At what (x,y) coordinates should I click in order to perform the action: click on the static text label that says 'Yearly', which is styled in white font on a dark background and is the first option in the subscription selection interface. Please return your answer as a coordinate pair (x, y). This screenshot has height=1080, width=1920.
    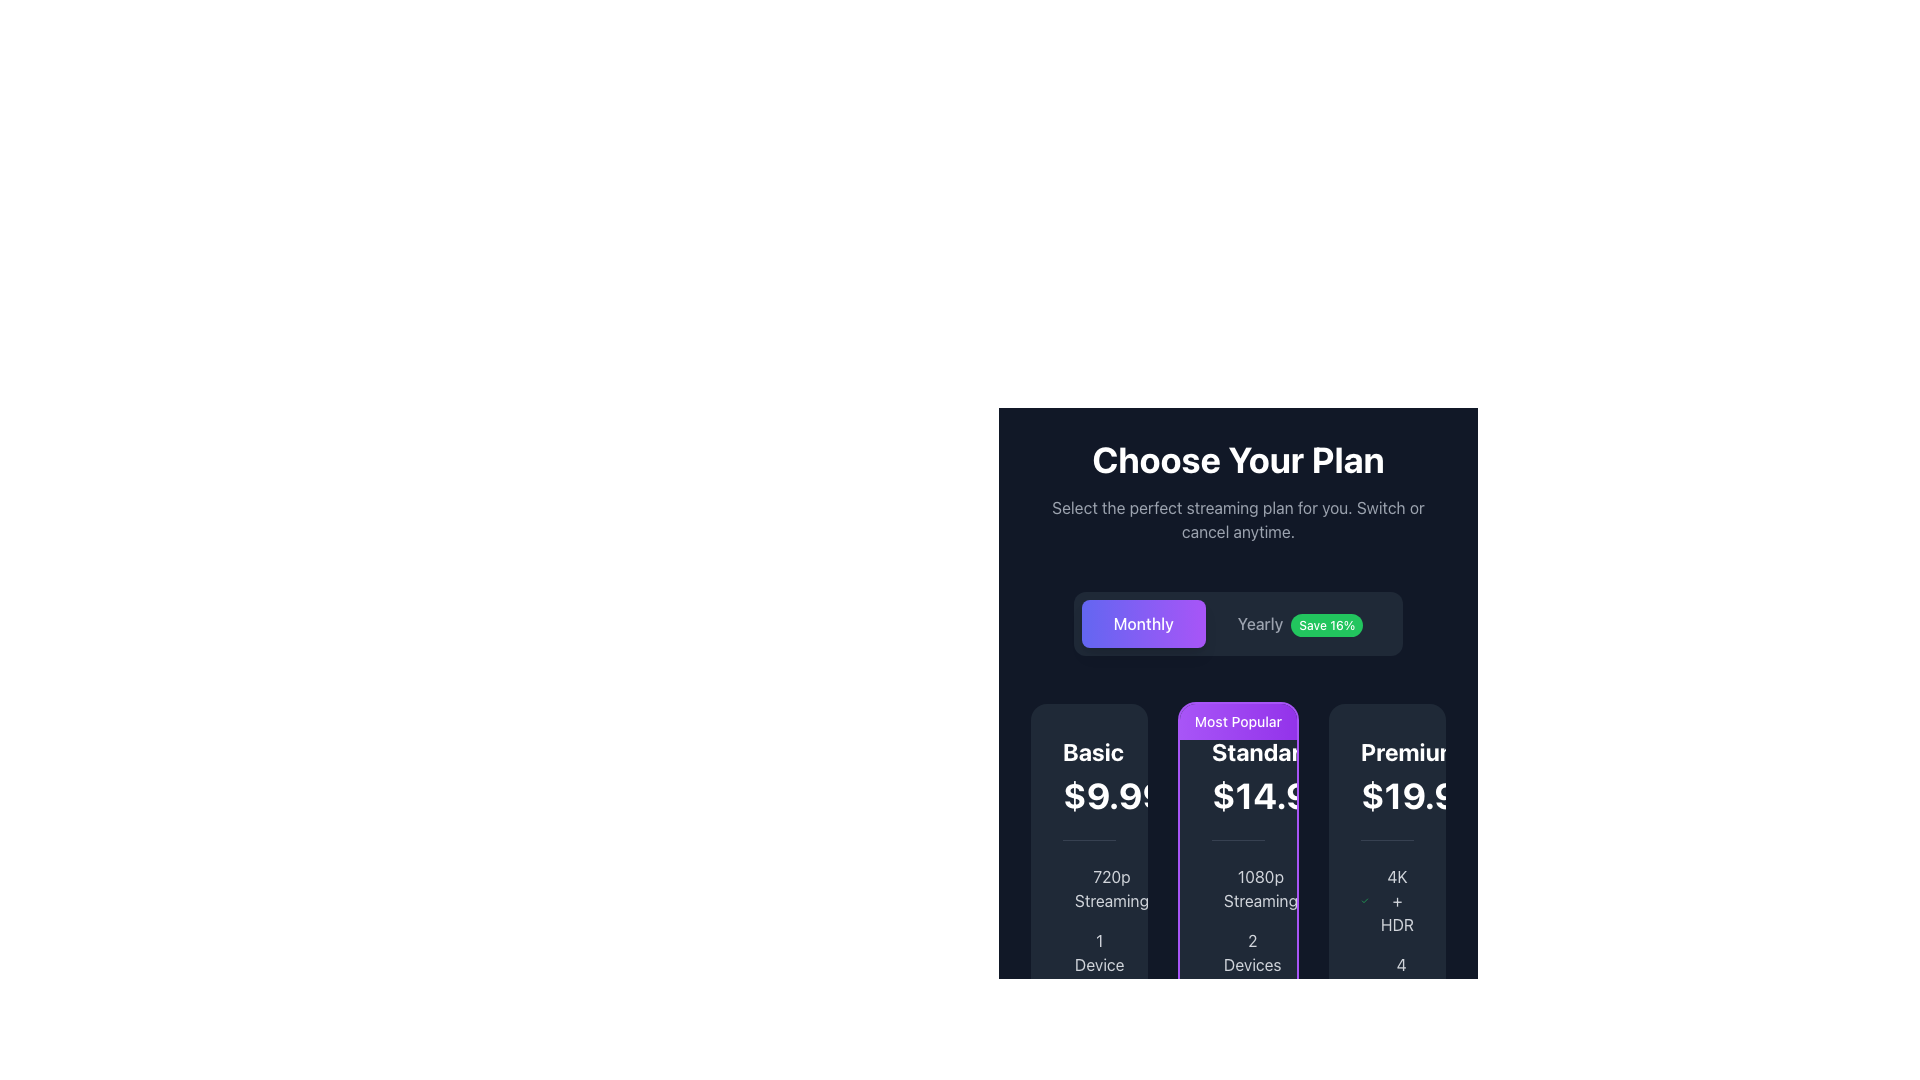
    Looking at the image, I should click on (1259, 623).